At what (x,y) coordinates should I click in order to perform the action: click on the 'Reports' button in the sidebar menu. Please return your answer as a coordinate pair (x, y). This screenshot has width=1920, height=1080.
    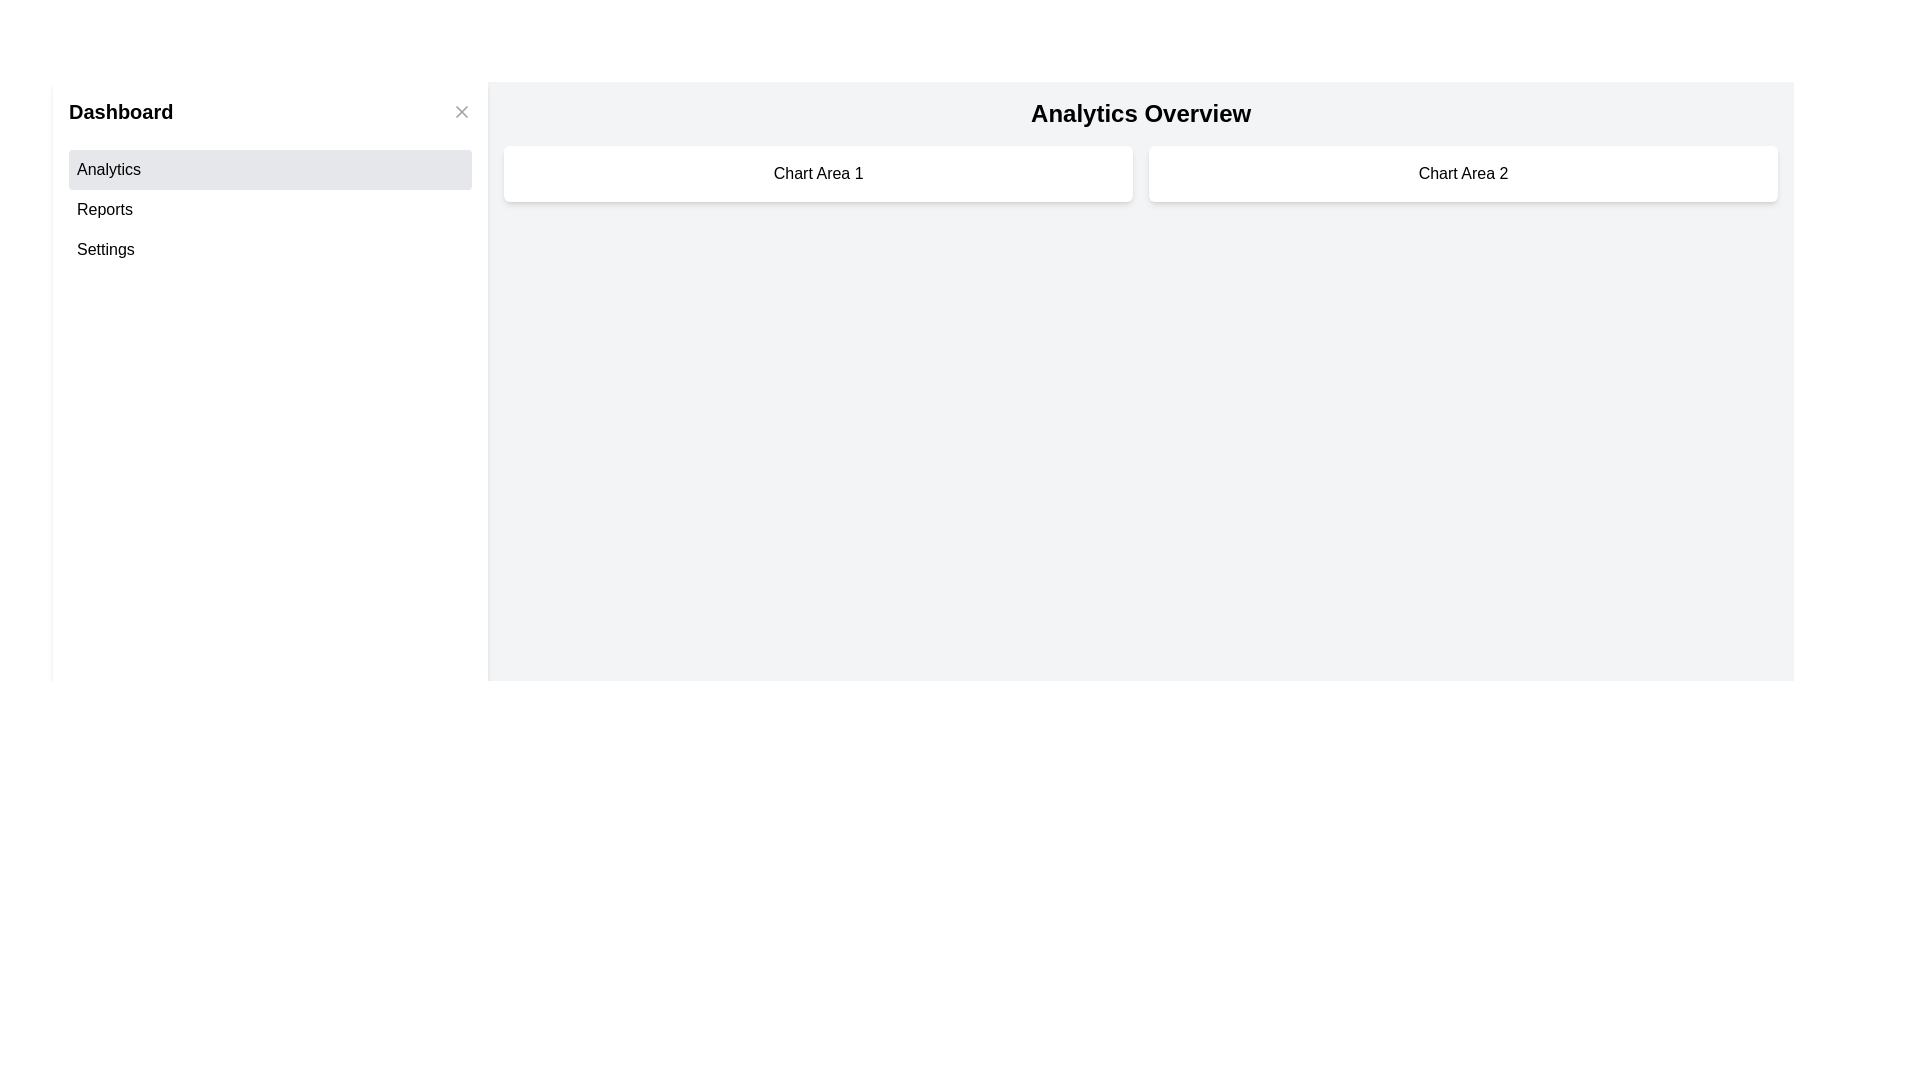
    Looking at the image, I should click on (269, 209).